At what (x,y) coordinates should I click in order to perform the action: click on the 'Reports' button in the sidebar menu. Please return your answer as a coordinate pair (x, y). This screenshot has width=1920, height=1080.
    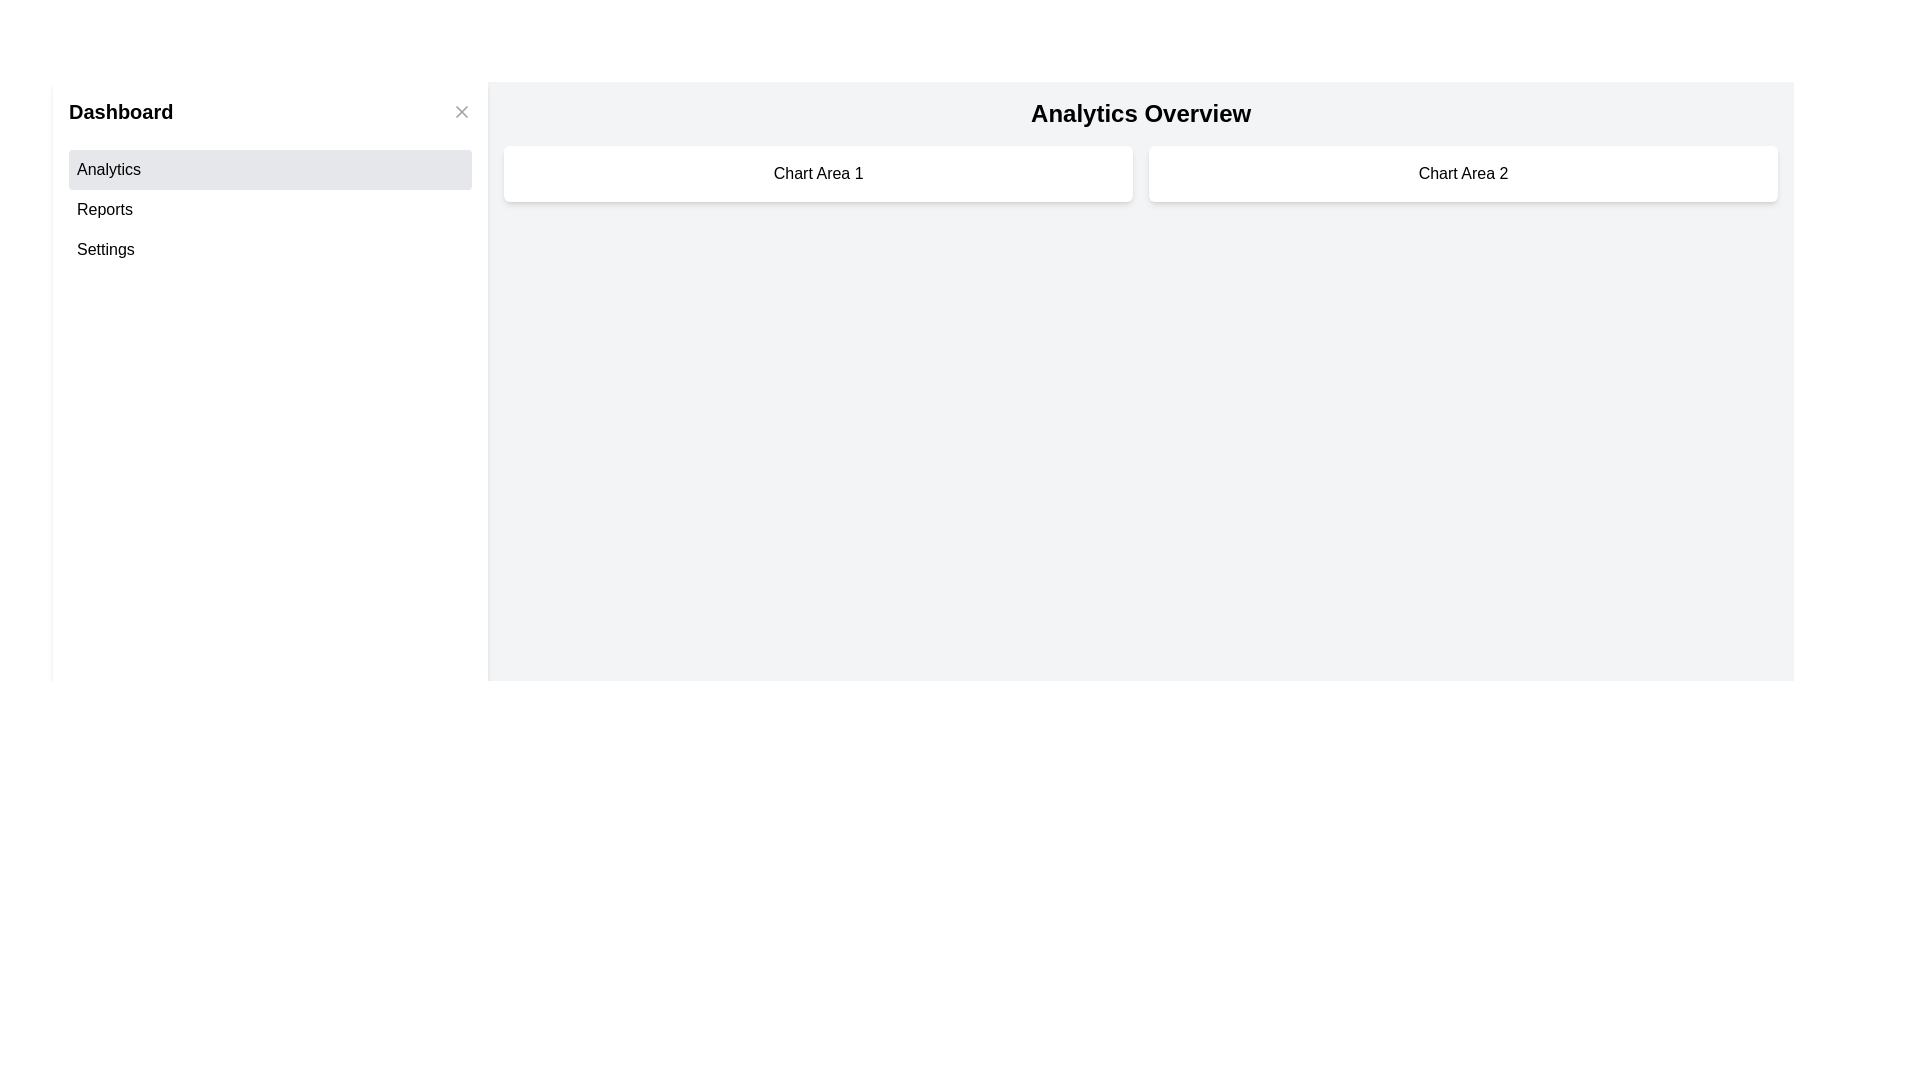
    Looking at the image, I should click on (269, 209).